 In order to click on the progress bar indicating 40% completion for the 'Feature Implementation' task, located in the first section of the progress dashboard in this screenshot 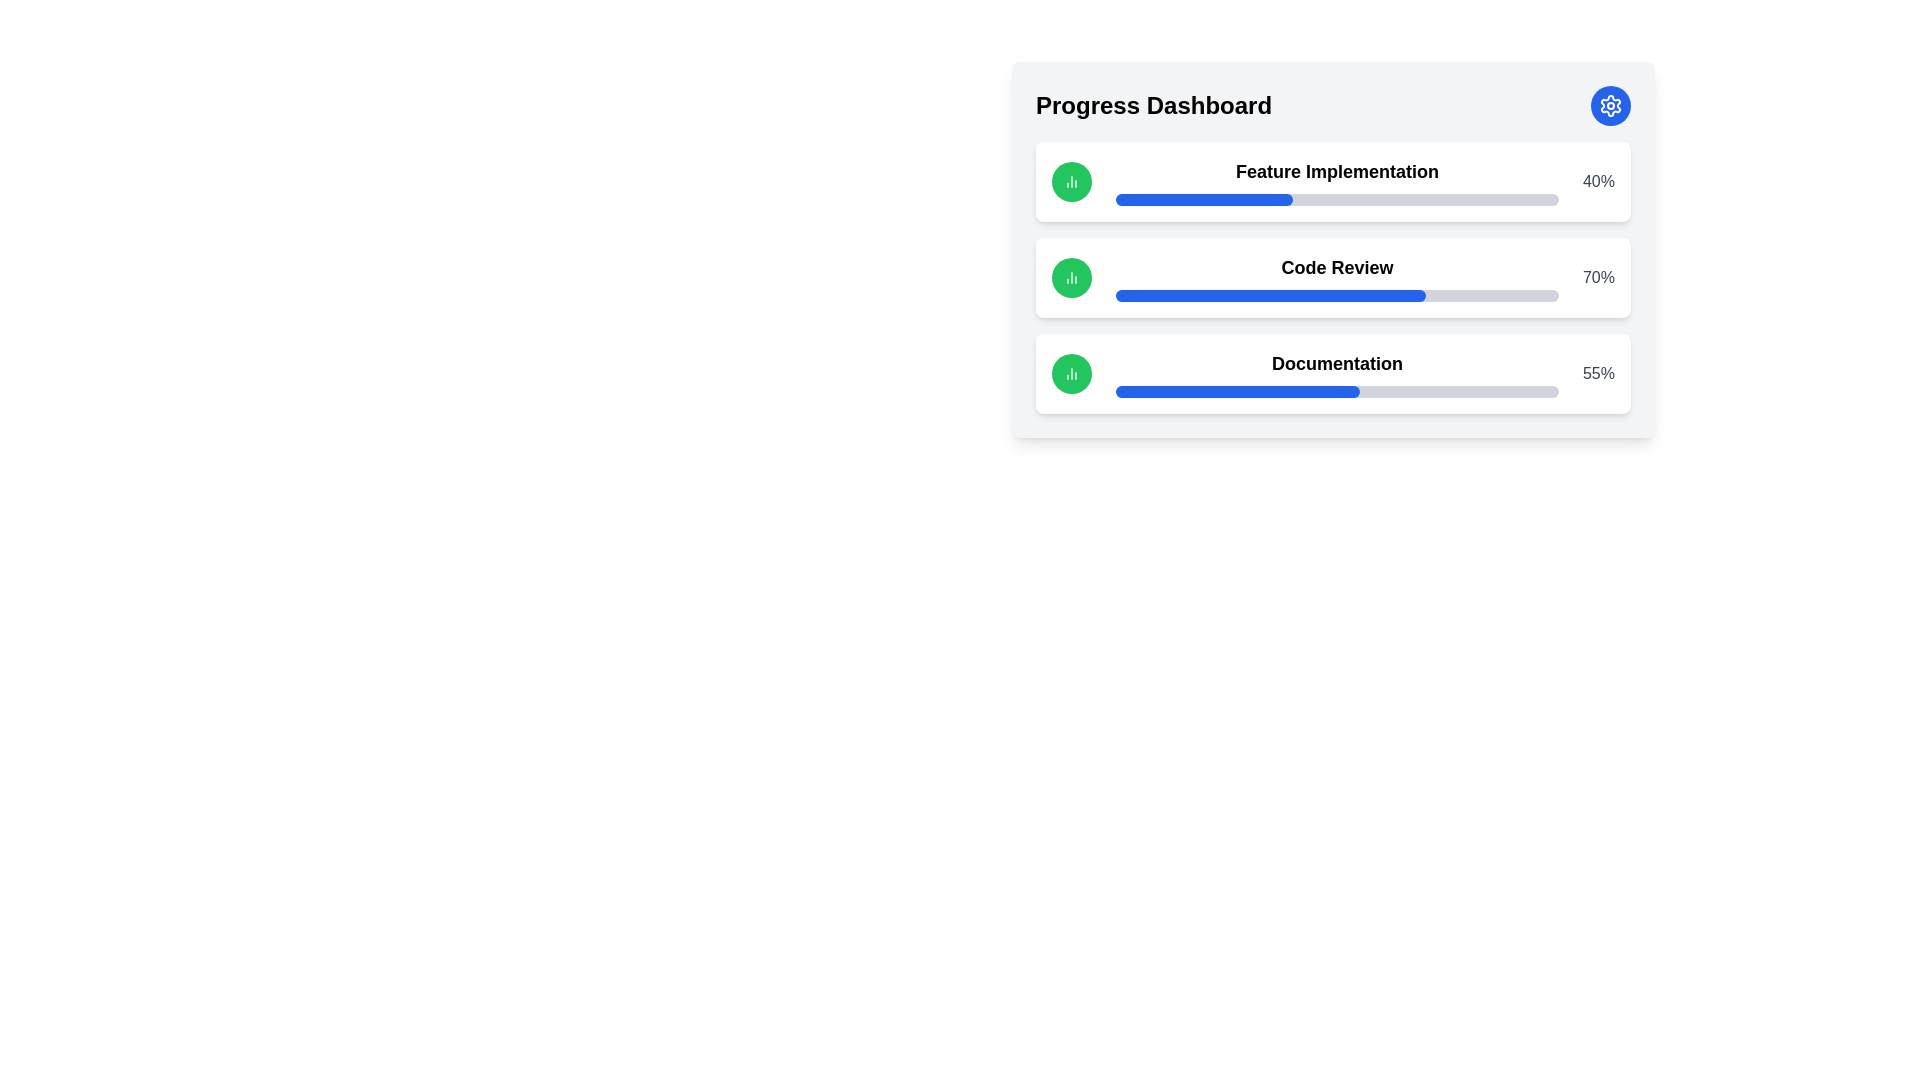, I will do `click(1337, 200)`.